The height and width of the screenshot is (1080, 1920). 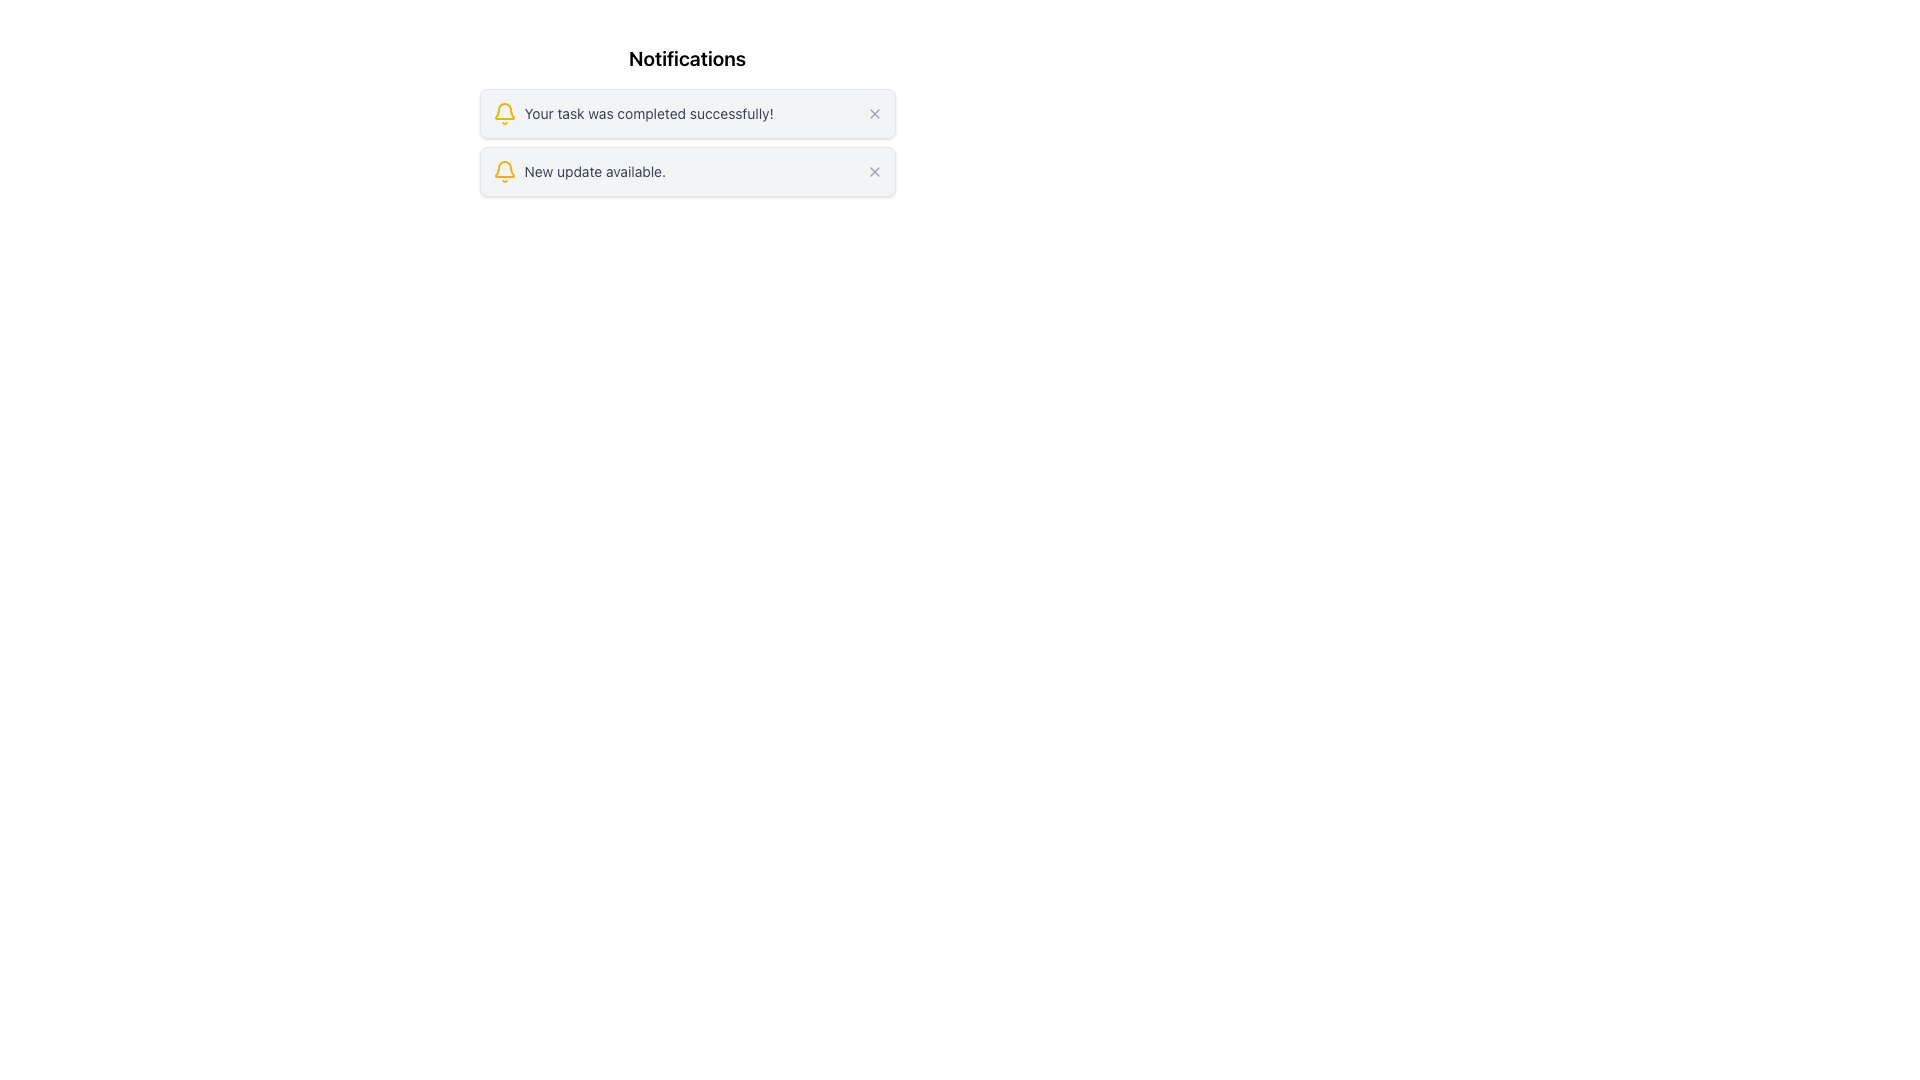 I want to click on the close button located in the top-right corner of the notification message box that contains the text 'Your task was completed successfully!' to change its color, so click(x=874, y=114).